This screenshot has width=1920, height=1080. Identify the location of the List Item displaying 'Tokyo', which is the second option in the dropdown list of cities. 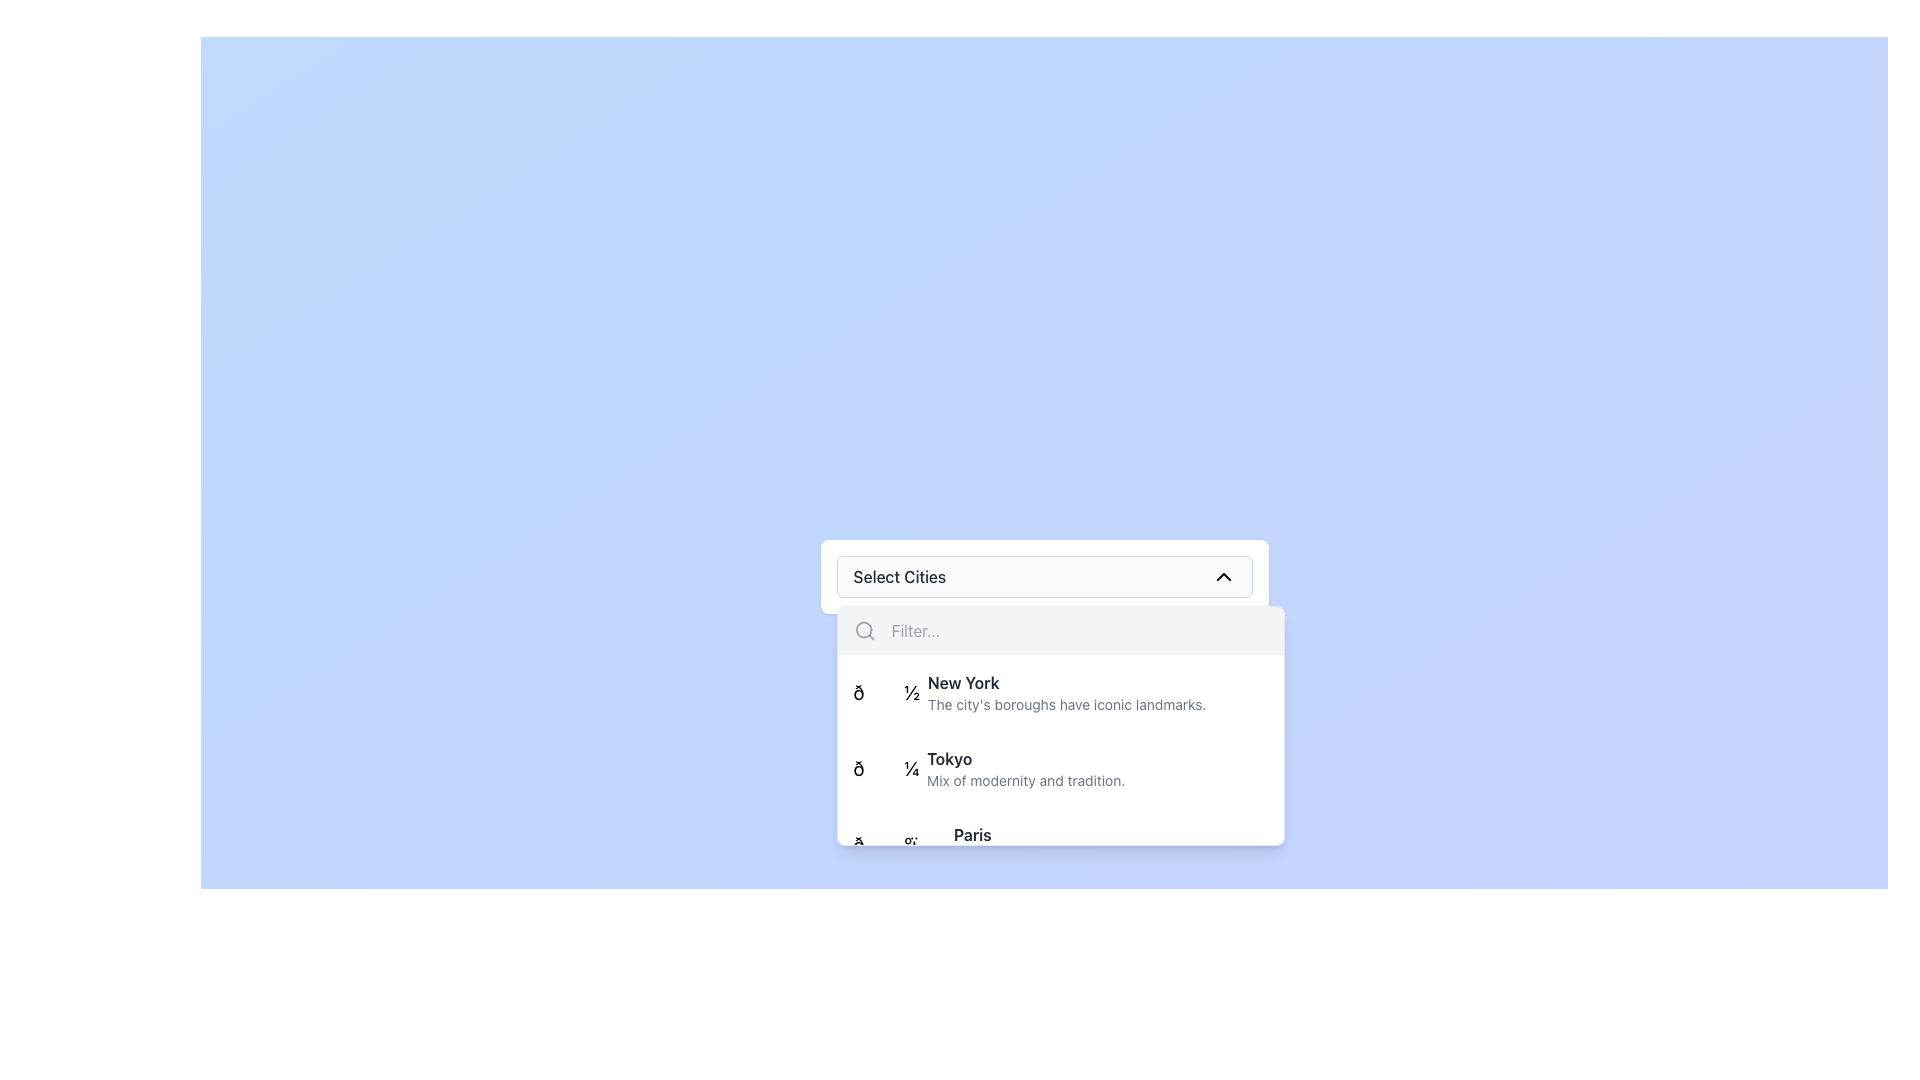
(989, 767).